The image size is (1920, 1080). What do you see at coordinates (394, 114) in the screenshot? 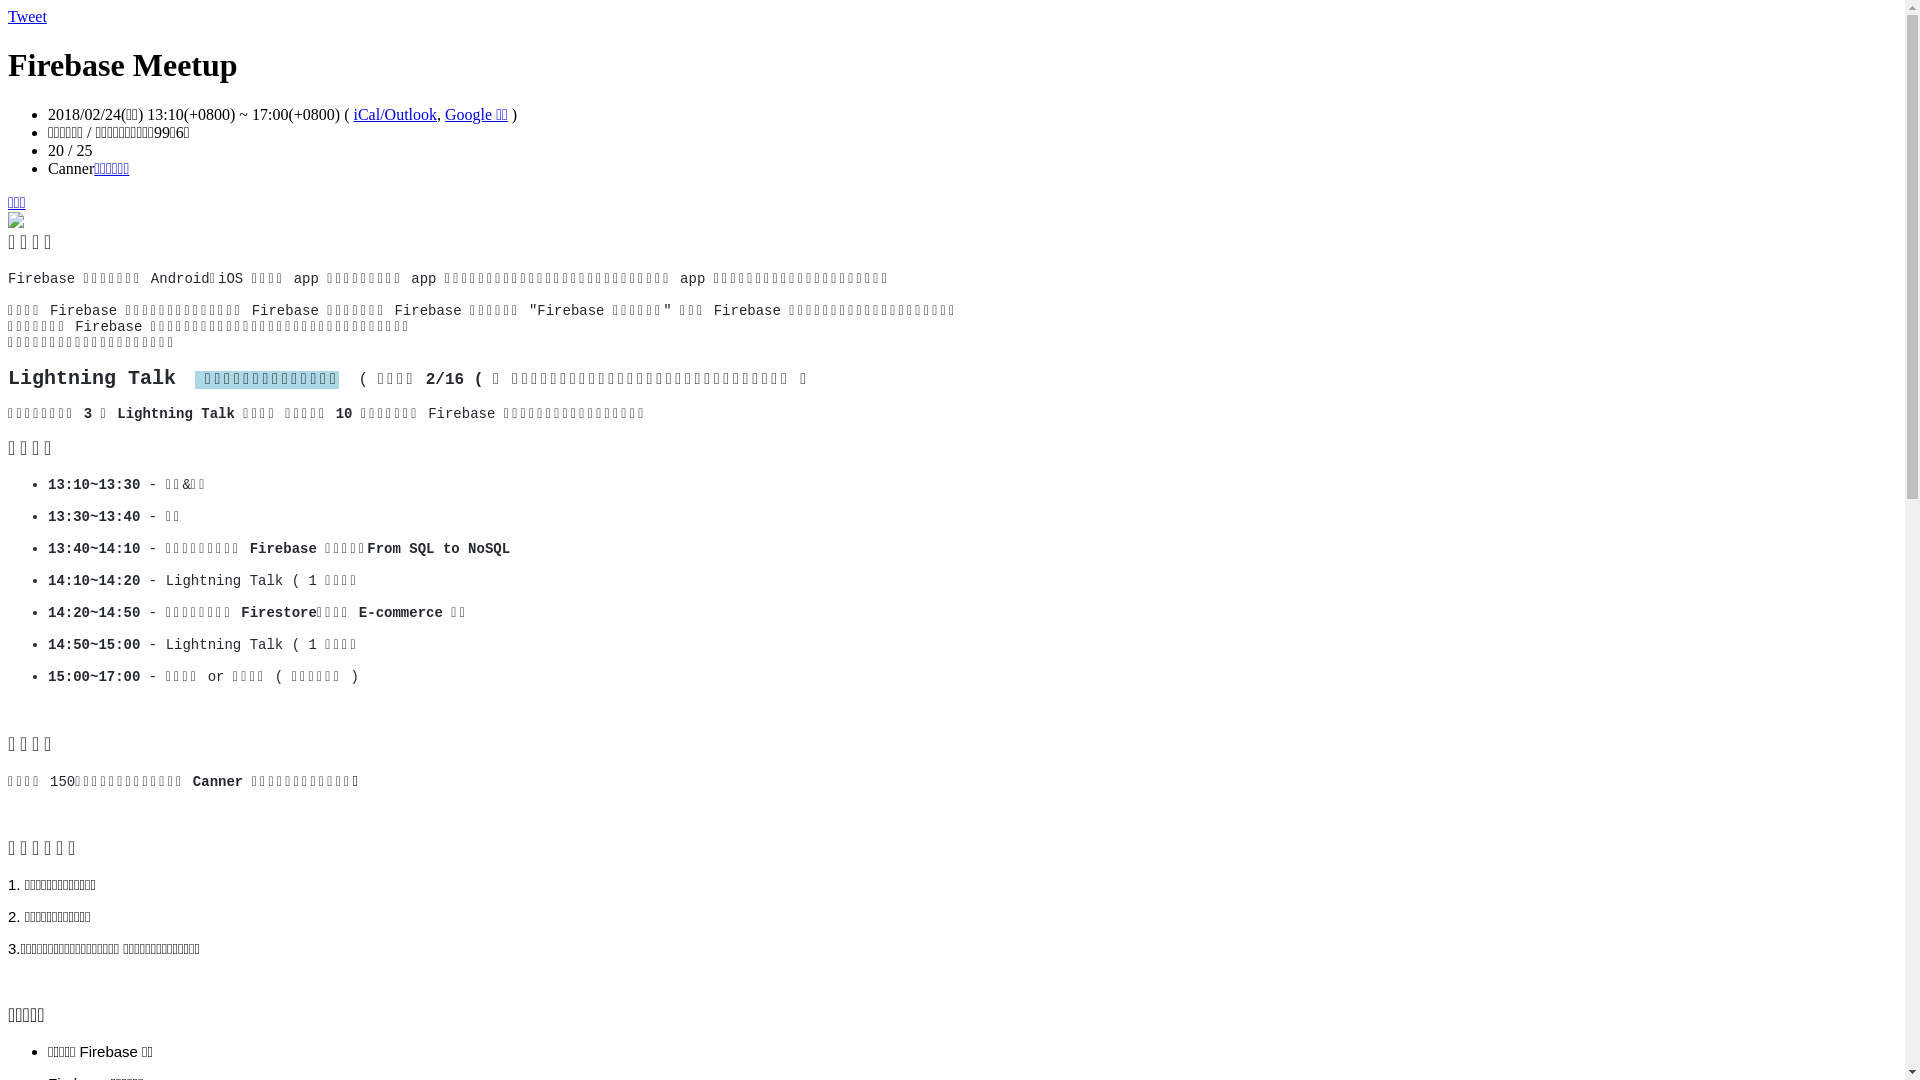
I see `'iCal/Outlook'` at bounding box center [394, 114].